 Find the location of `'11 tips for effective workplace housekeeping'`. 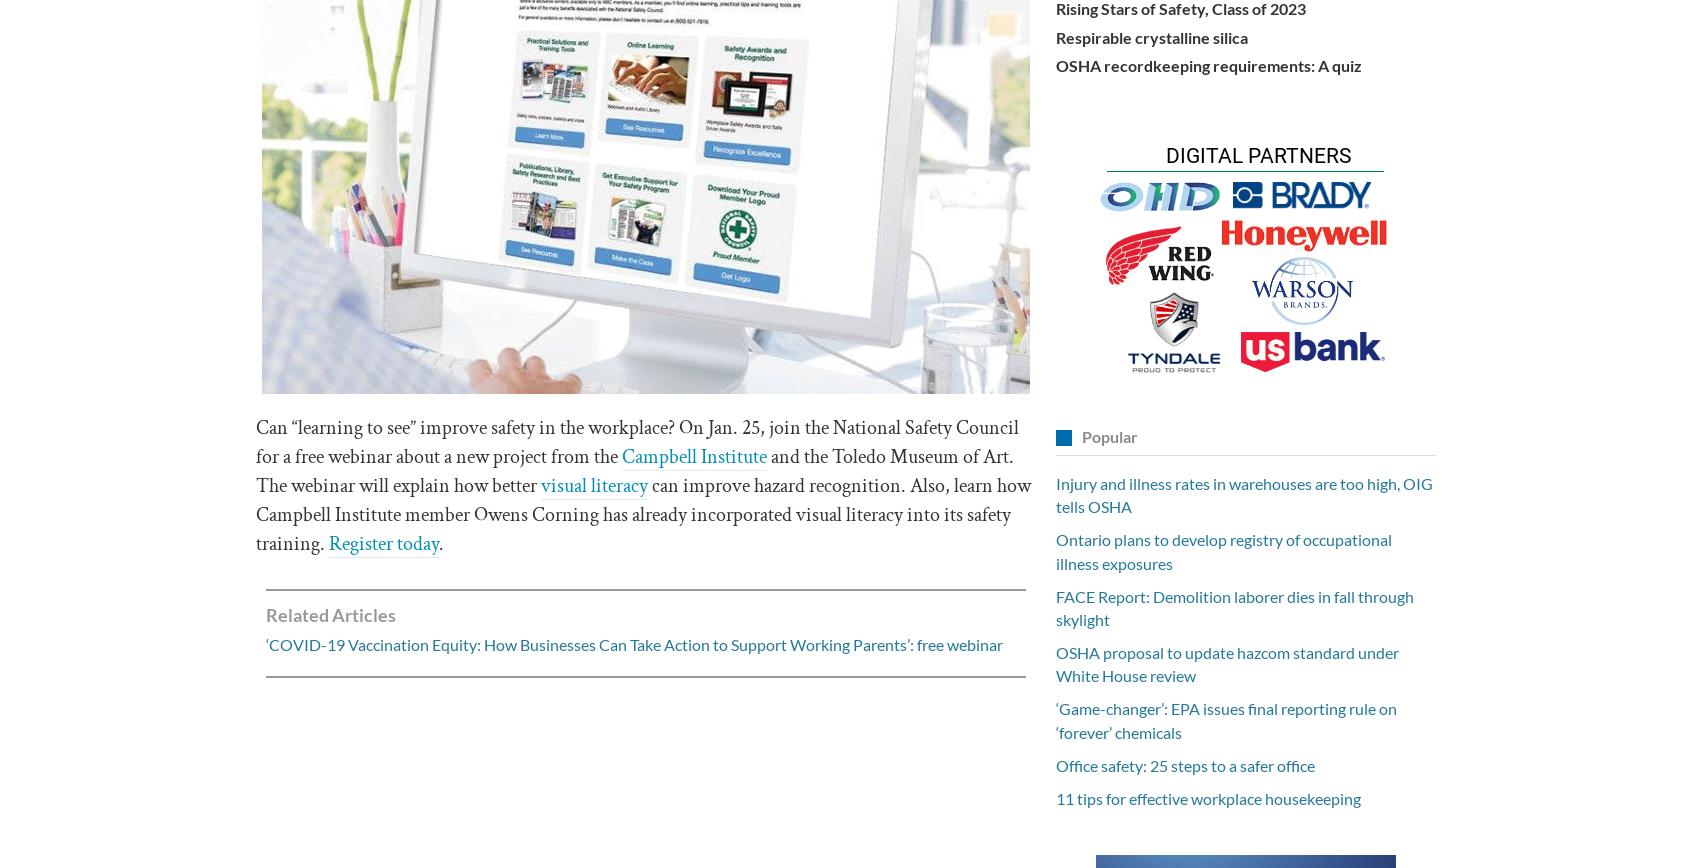

'11 tips for effective workplace housekeeping' is located at coordinates (1208, 798).